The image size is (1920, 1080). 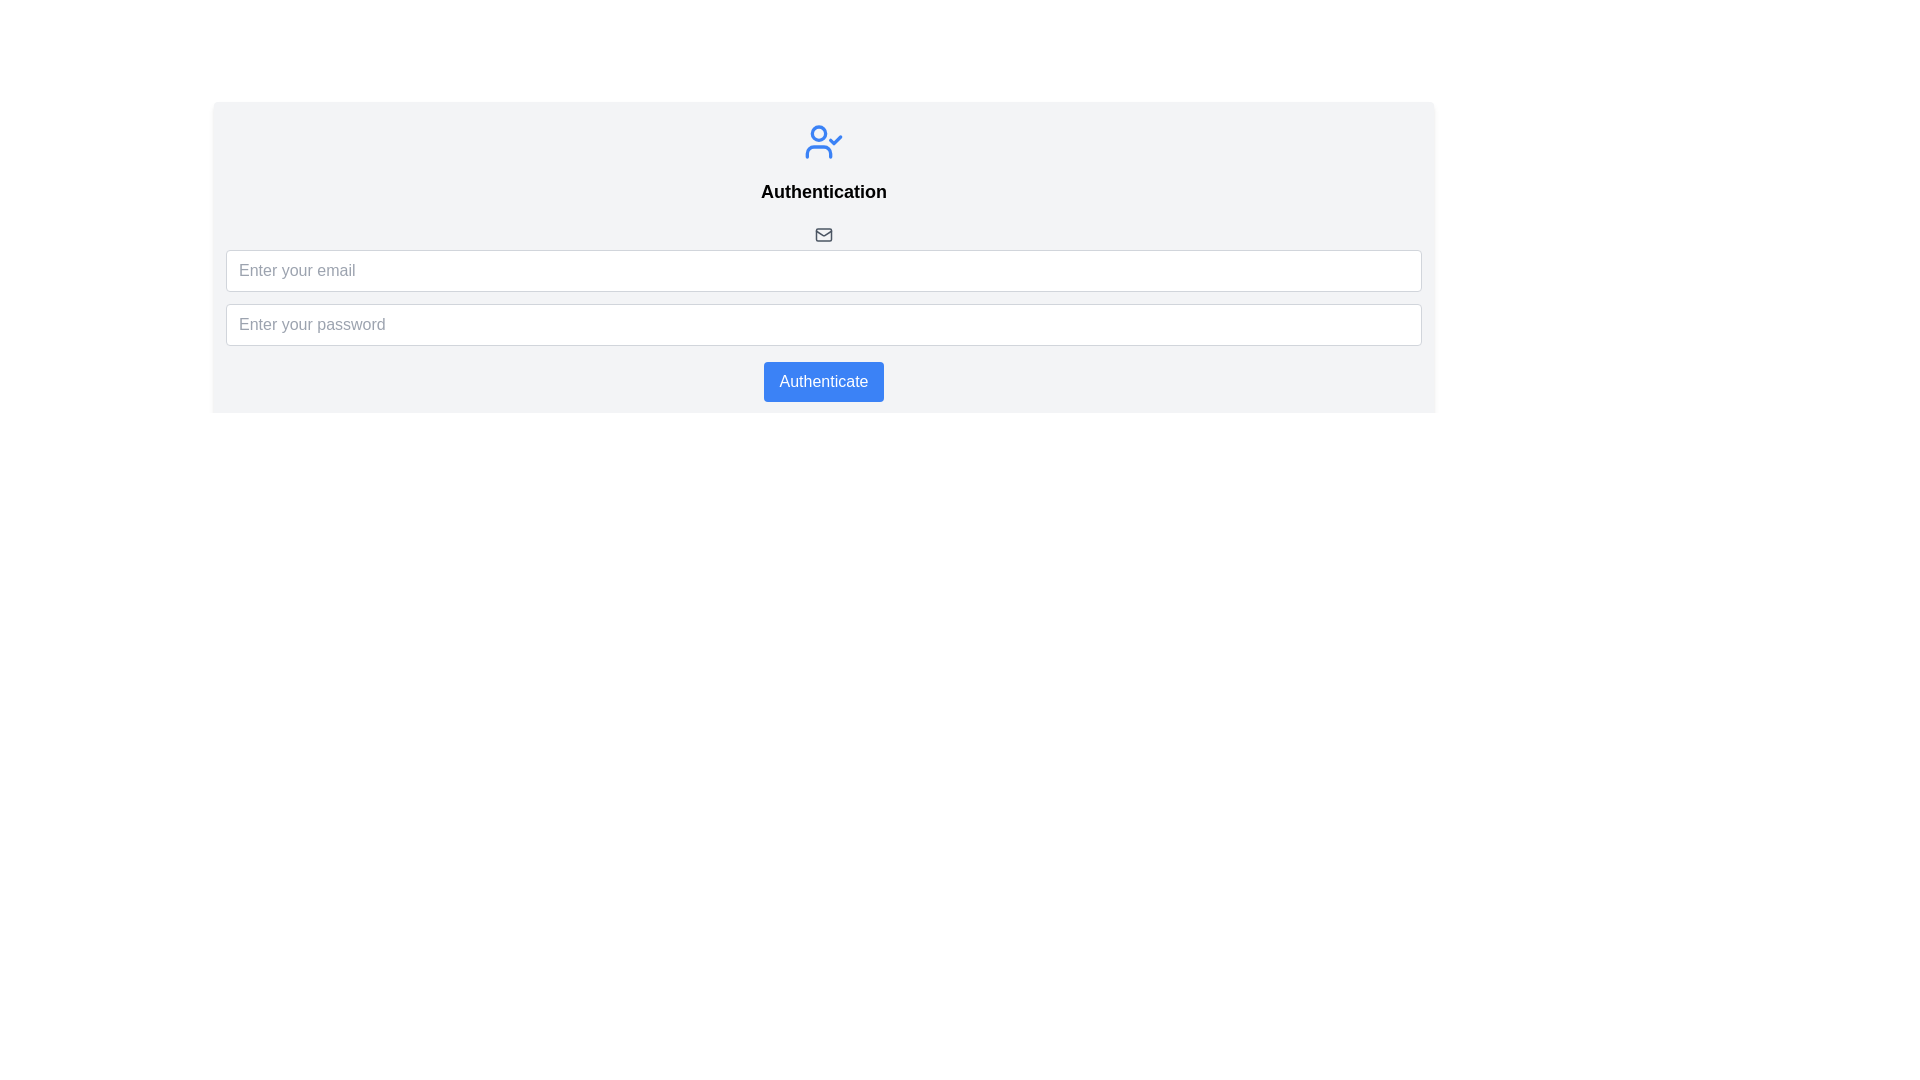 What do you see at coordinates (824, 322) in the screenshot?
I see `the password input field, which is a rectangular field with a light border, located below the 'Enter your email' field and above the 'Authenticate' button` at bounding box center [824, 322].